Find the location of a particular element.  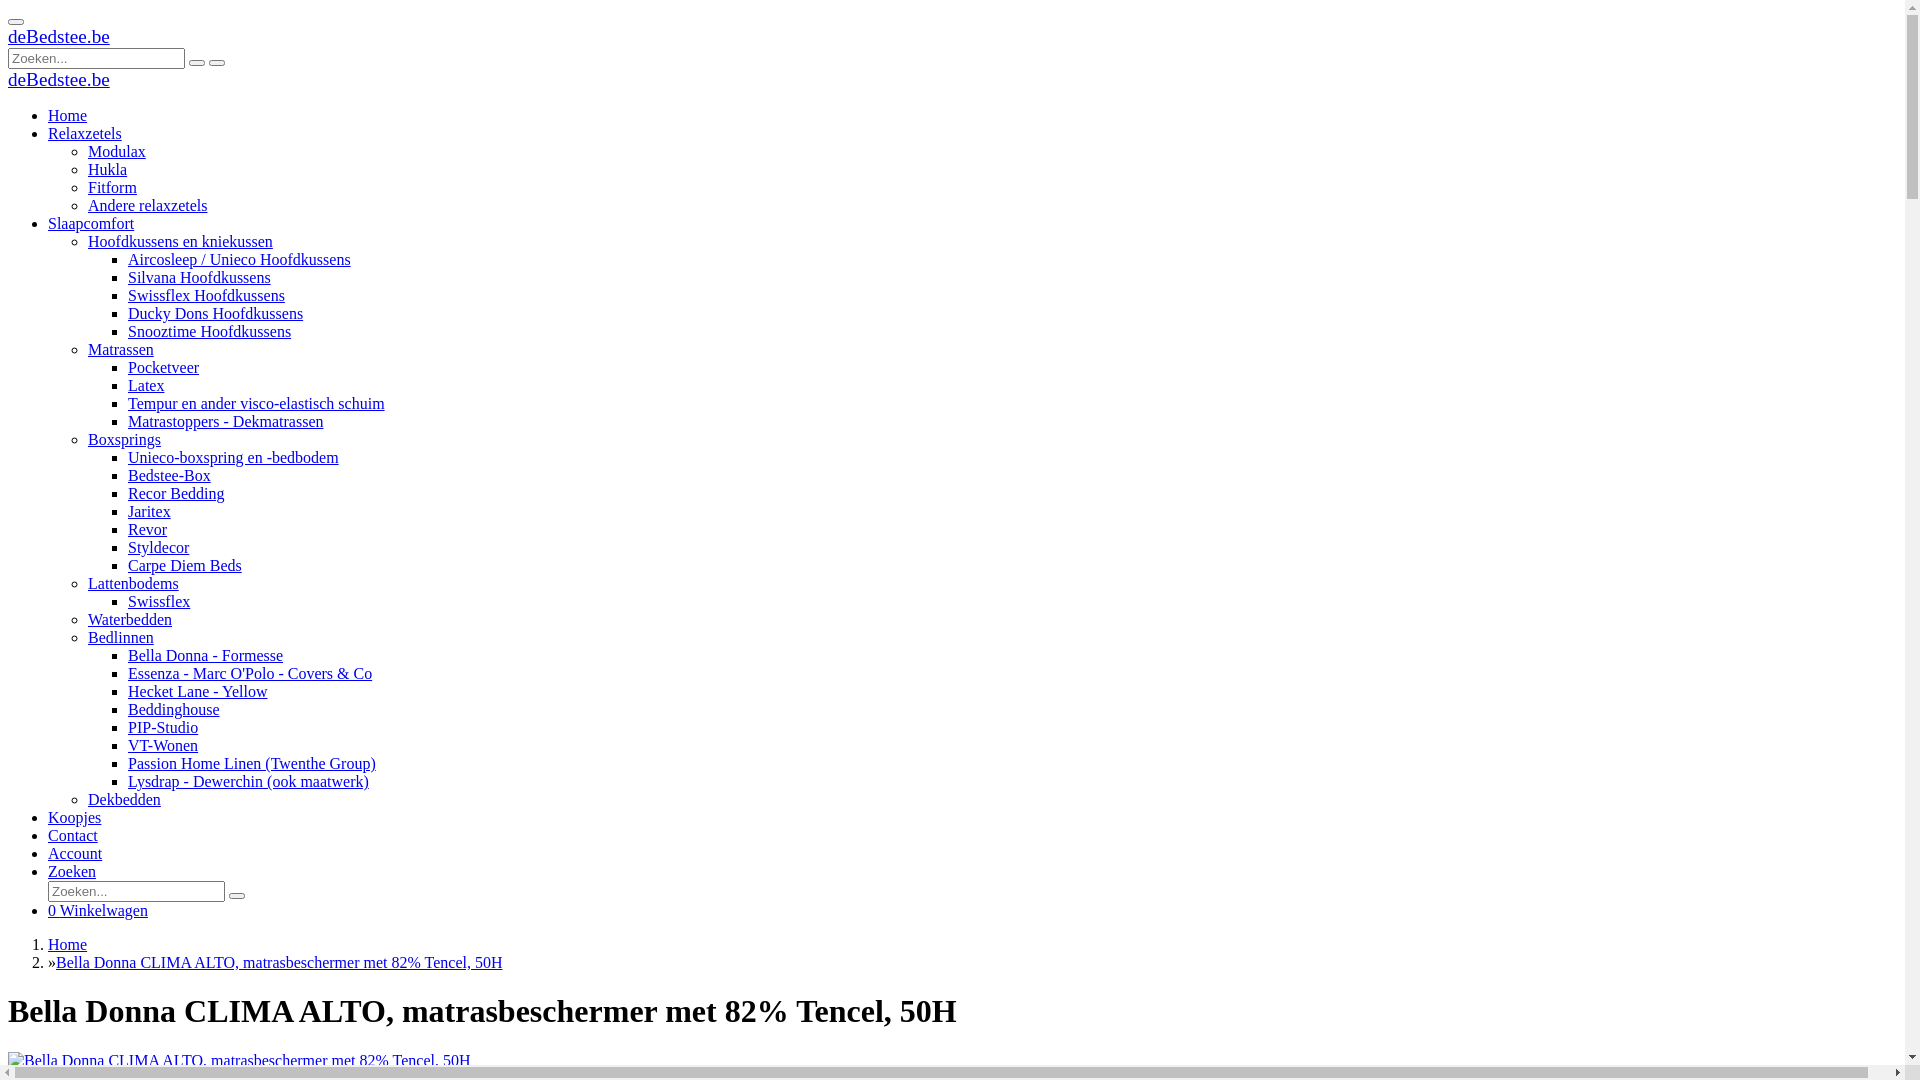

'Ducky Dons Hoofdkussens' is located at coordinates (215, 313).